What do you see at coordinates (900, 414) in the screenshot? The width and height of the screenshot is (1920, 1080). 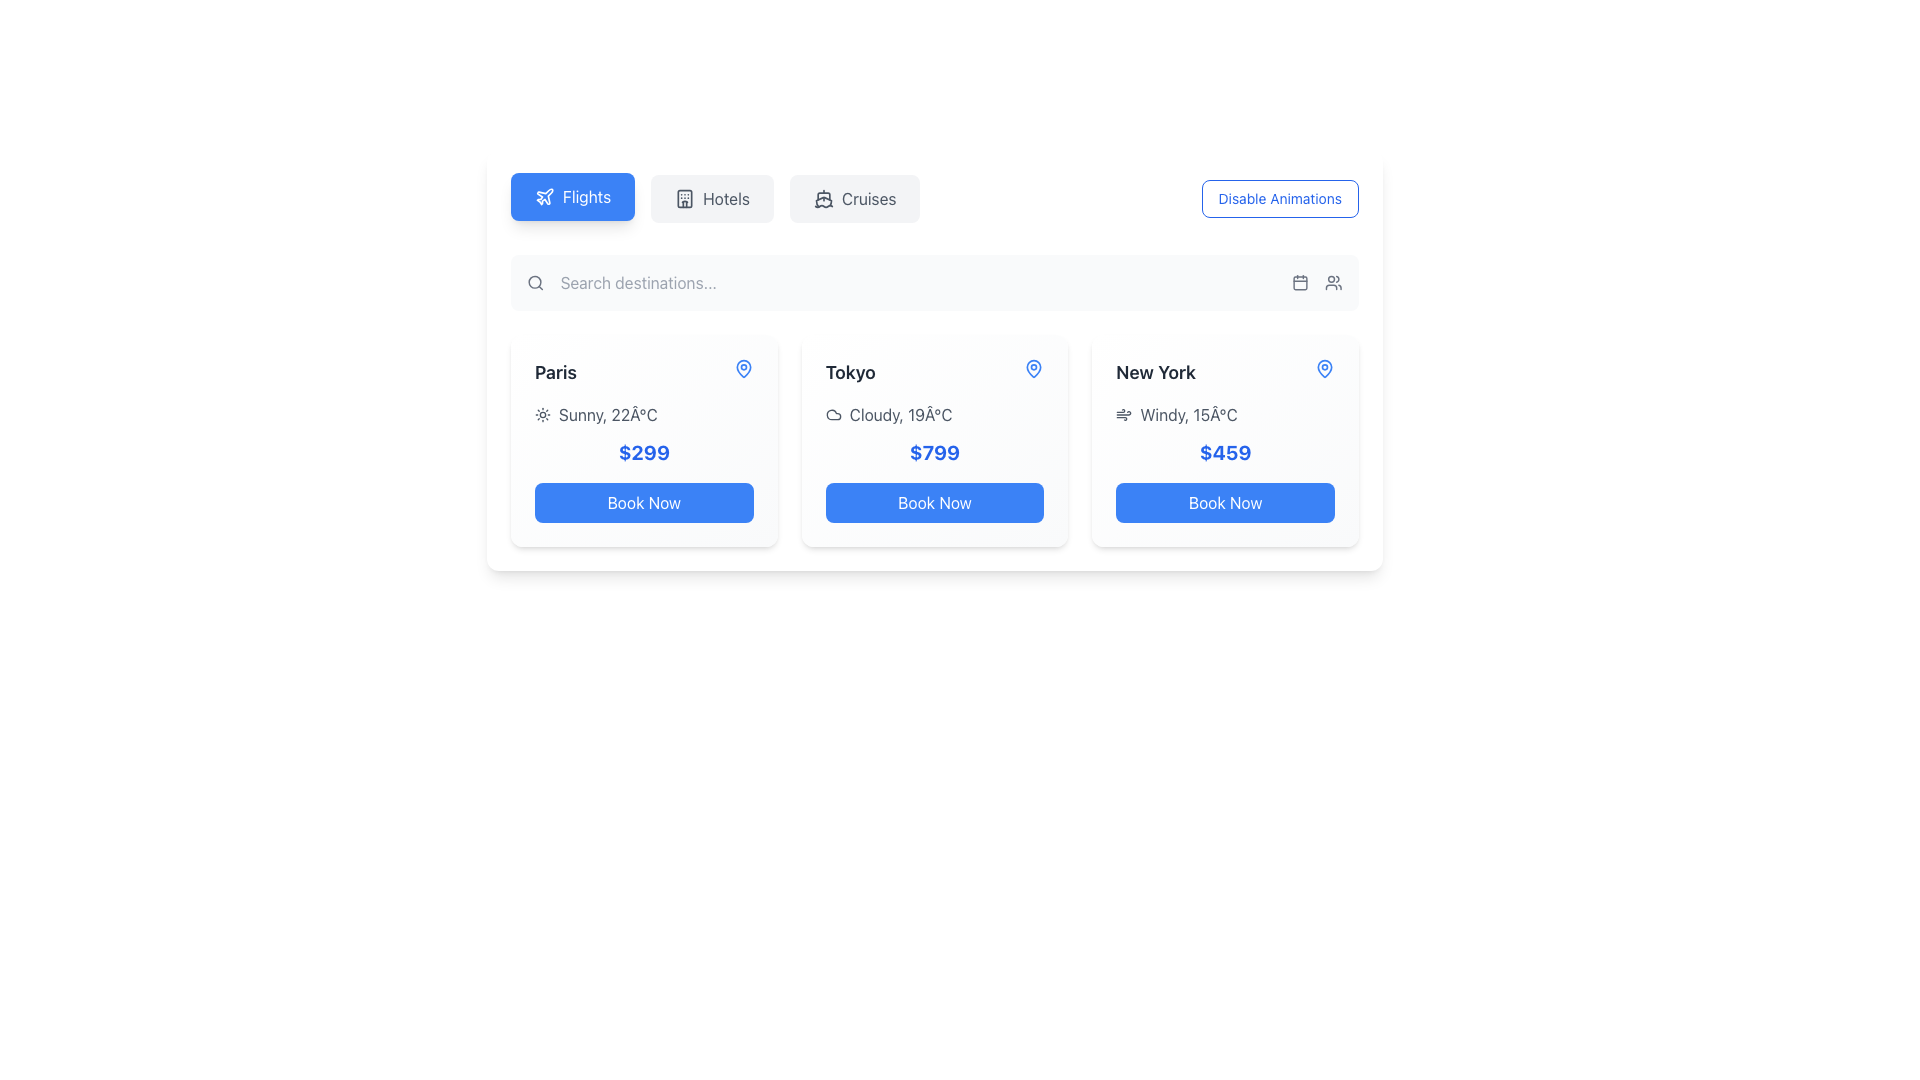 I see `the static text element displaying the weather condition and temperature for Tokyo, which is located in the Tokyo card below the title 'Tokyo' and above the price` at bounding box center [900, 414].